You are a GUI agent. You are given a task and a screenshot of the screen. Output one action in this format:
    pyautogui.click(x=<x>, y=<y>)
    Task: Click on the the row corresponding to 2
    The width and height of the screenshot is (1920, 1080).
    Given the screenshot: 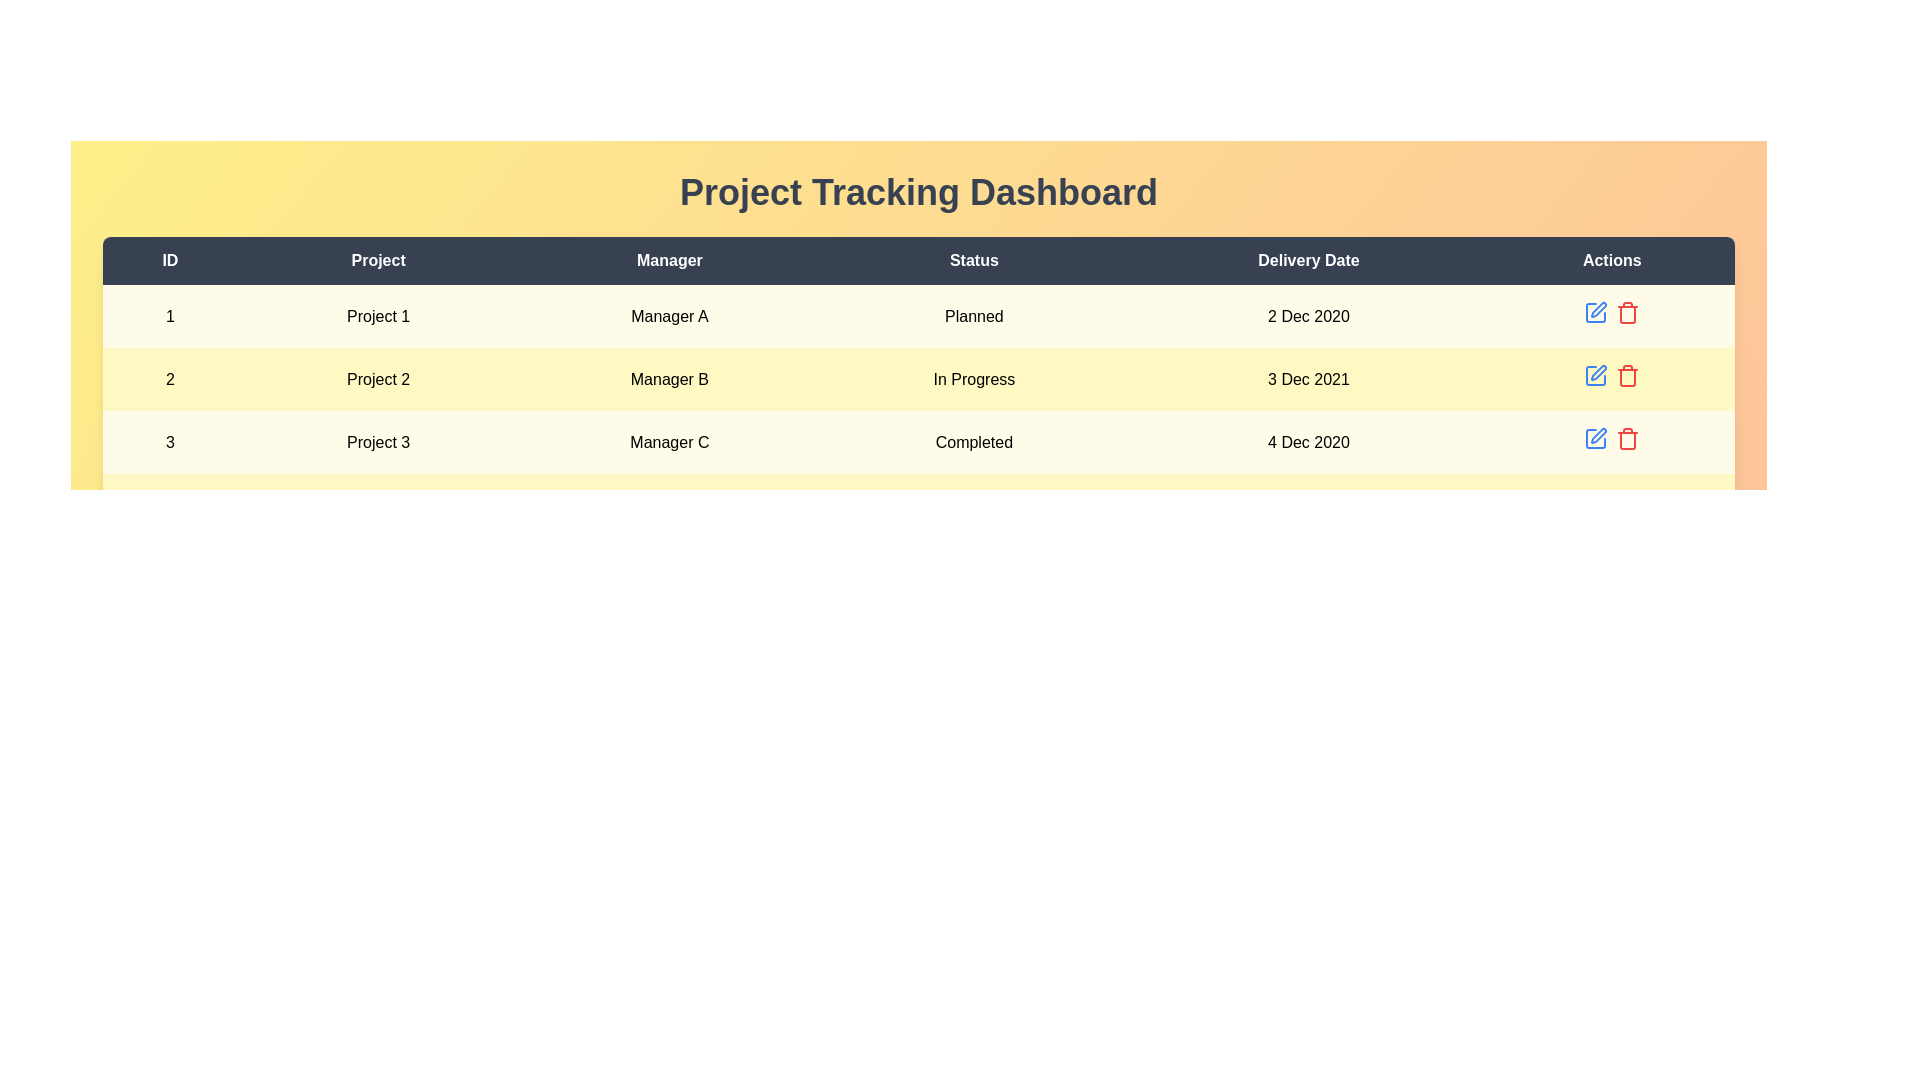 What is the action you would take?
    pyautogui.click(x=917, y=379)
    